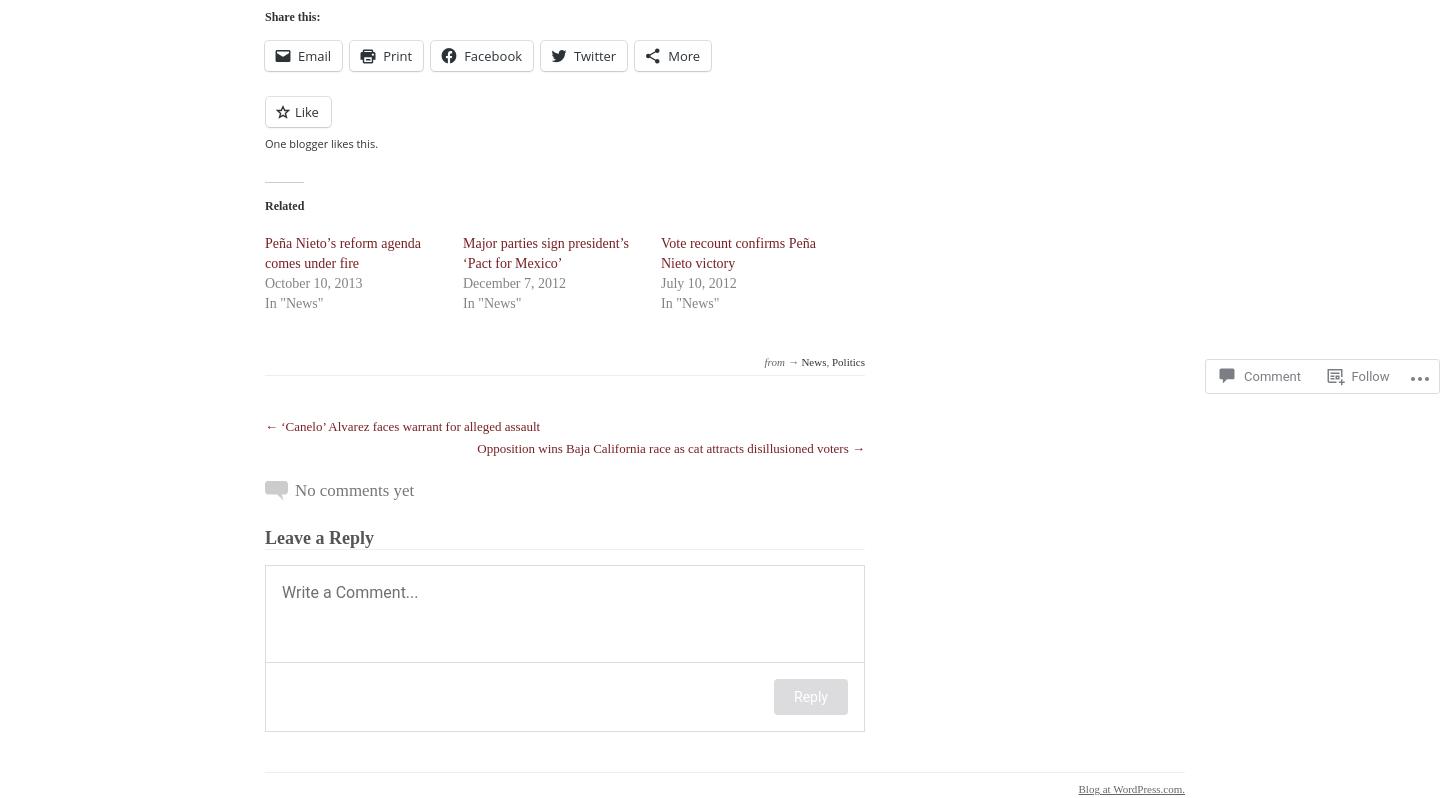 This screenshot has height=798, width=1450. What do you see at coordinates (782, 360) in the screenshot?
I see `'from →'` at bounding box center [782, 360].